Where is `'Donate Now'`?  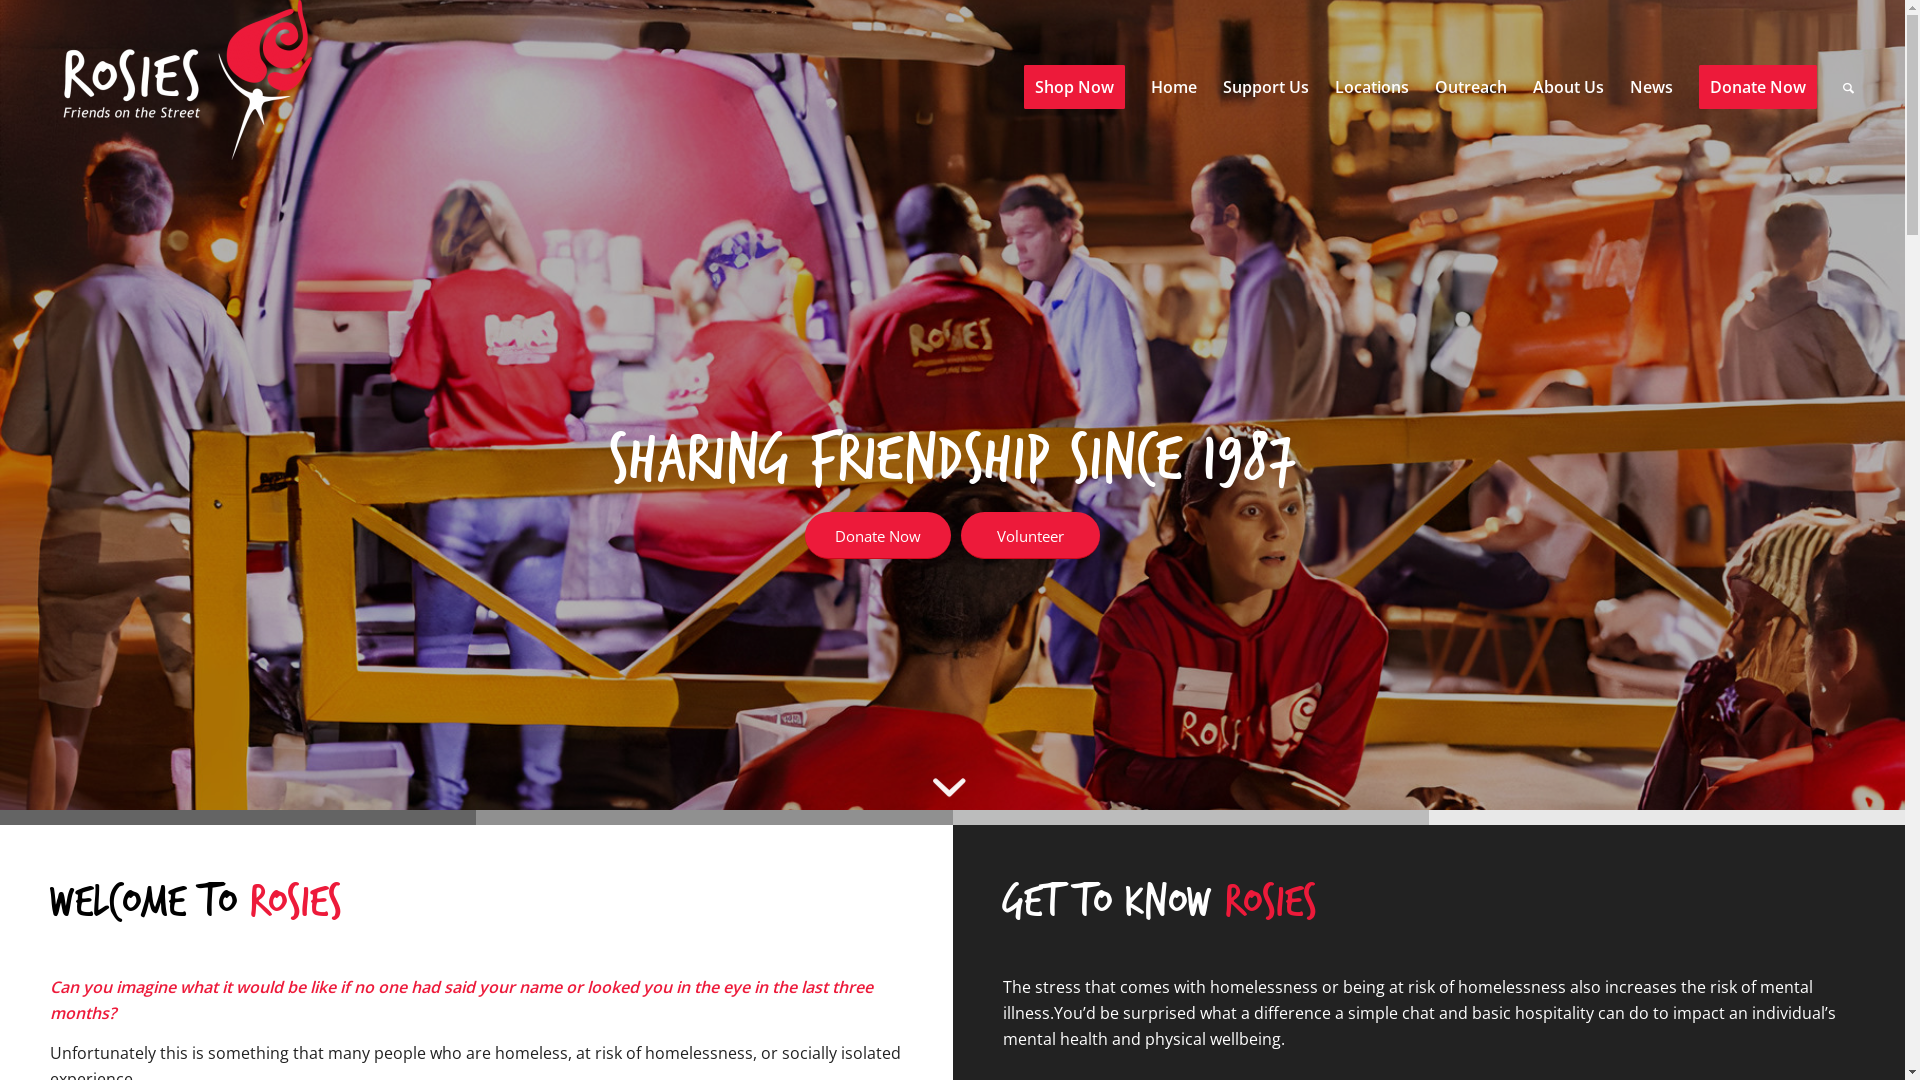
'Donate Now' is located at coordinates (805, 534).